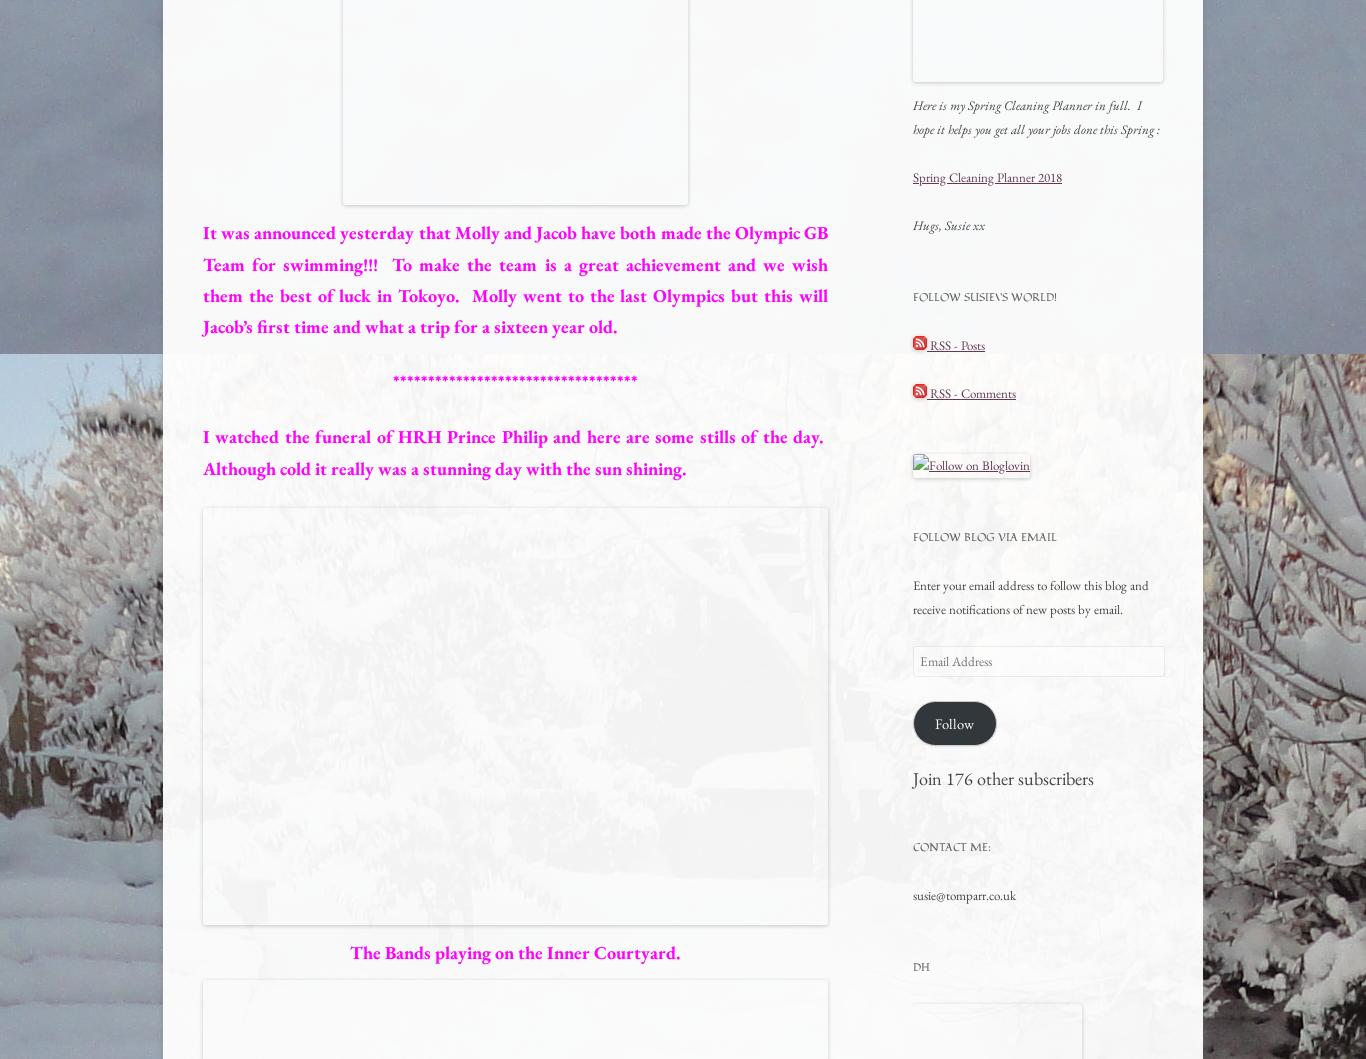  What do you see at coordinates (951, 846) in the screenshot?
I see `'Contact me:'` at bounding box center [951, 846].